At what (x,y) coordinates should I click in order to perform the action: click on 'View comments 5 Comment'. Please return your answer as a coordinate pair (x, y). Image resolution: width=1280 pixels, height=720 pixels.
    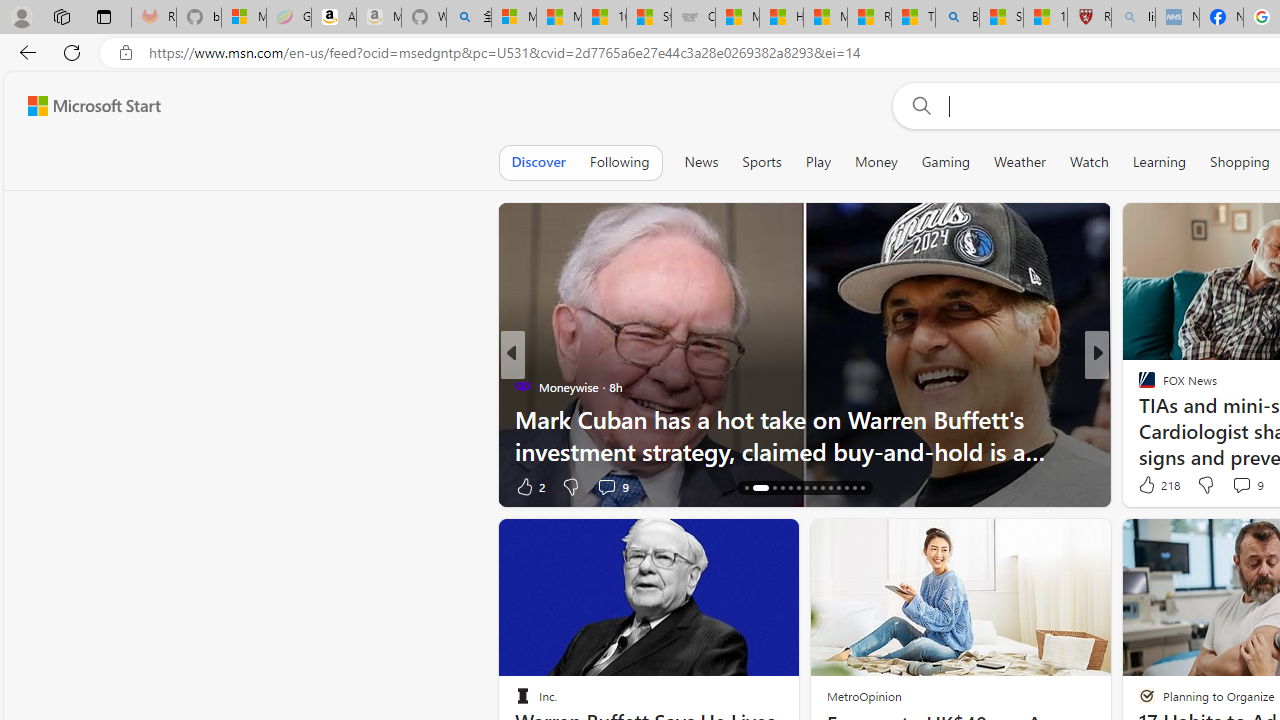
    Looking at the image, I should click on (1234, 486).